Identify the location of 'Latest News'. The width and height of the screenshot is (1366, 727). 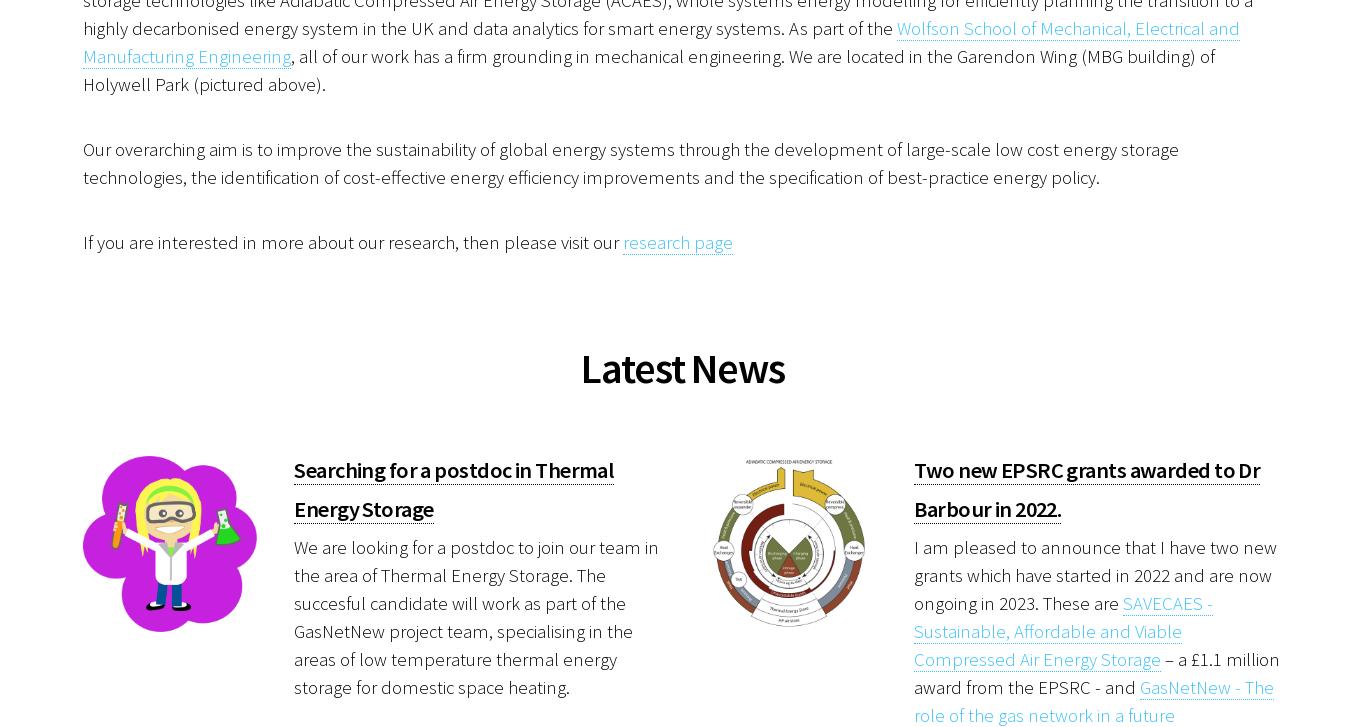
(681, 365).